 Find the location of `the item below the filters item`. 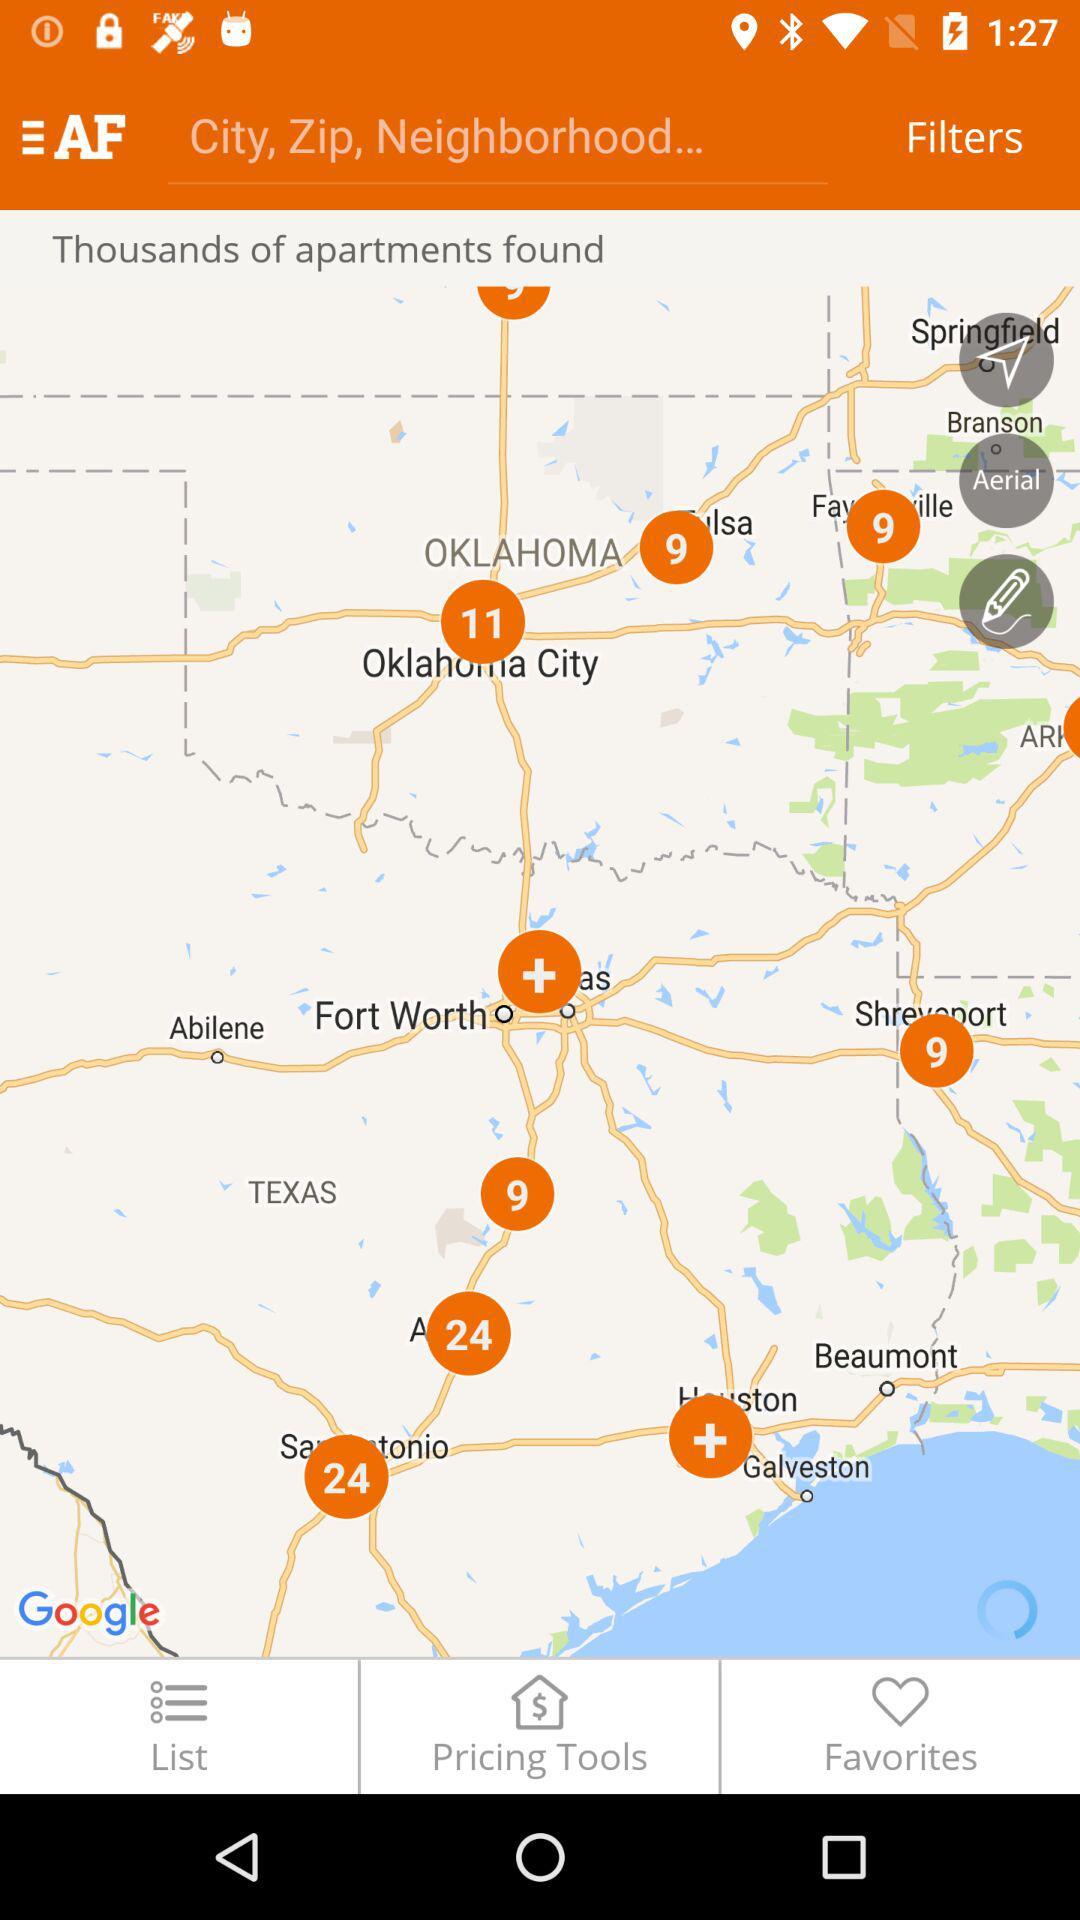

the item below the filters item is located at coordinates (1006, 360).